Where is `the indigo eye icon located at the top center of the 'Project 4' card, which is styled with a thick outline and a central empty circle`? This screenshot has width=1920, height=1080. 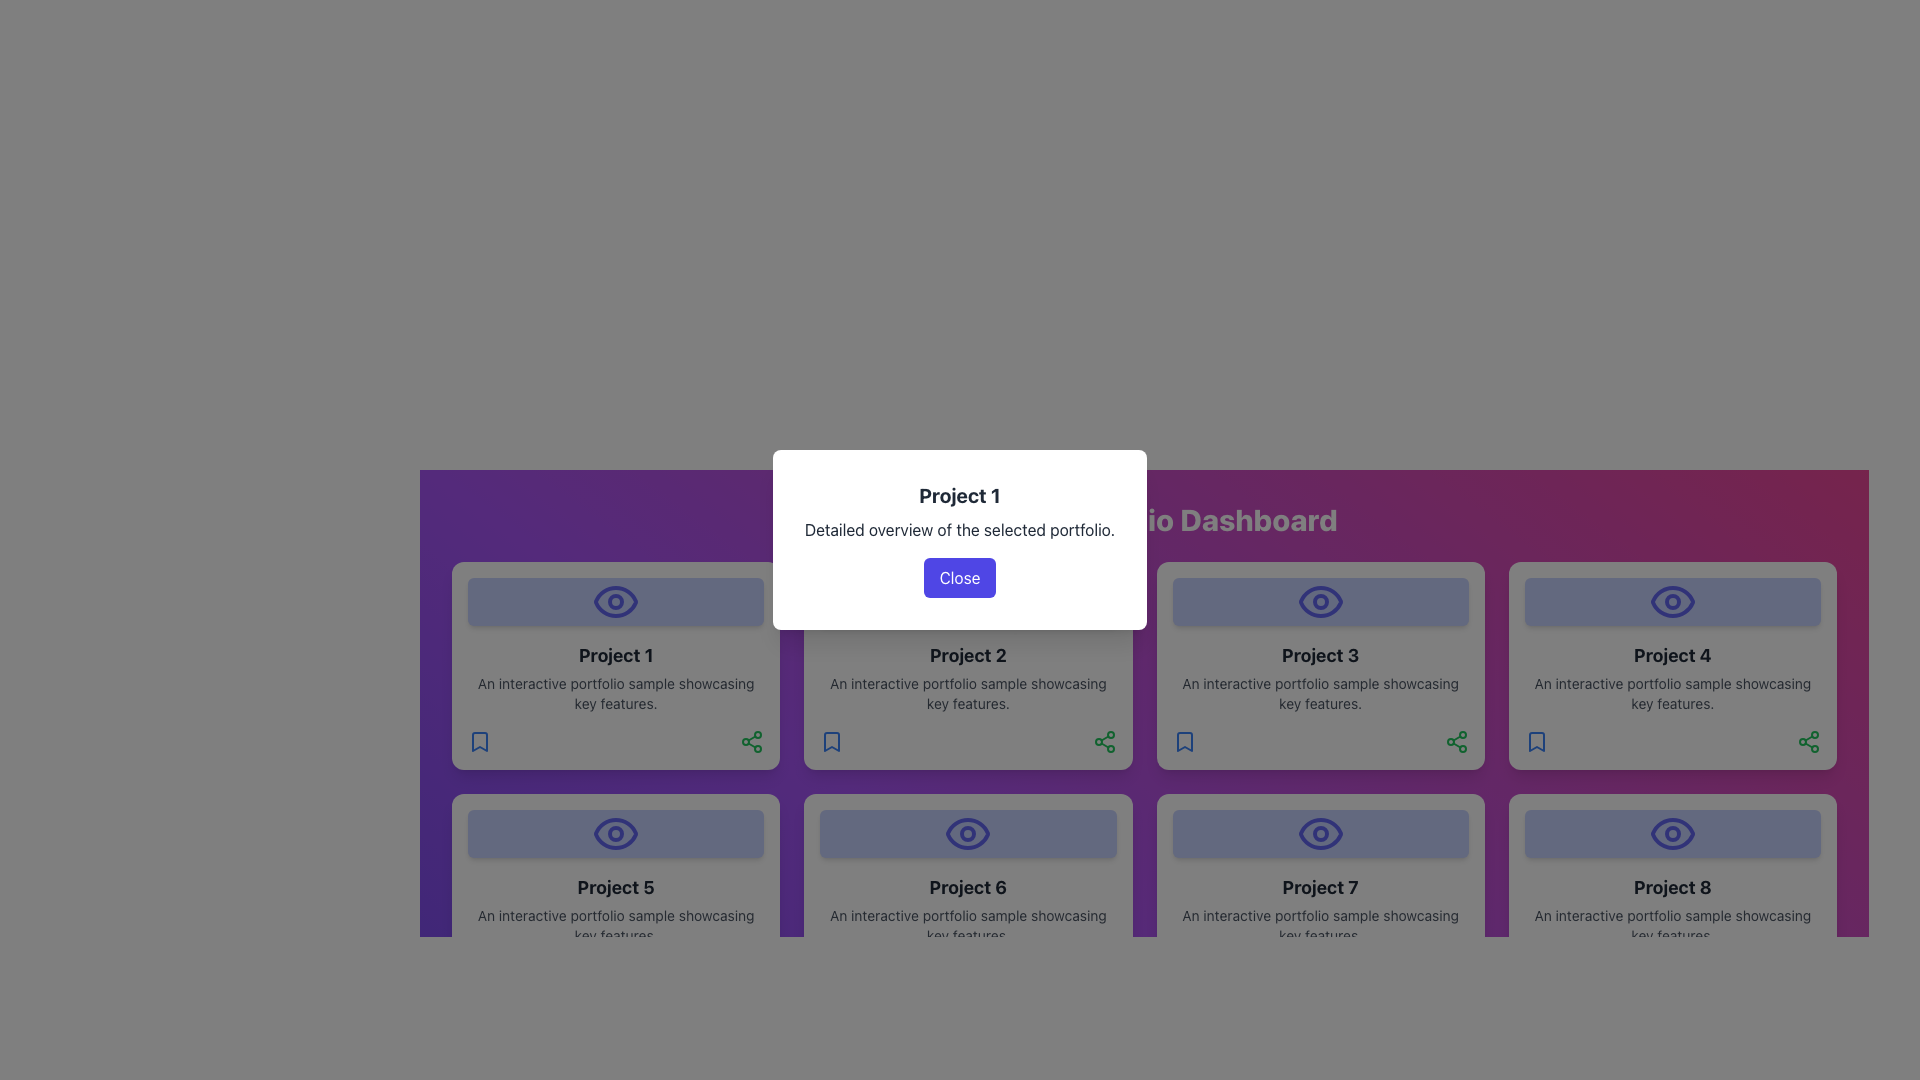 the indigo eye icon located at the top center of the 'Project 4' card, which is styled with a thick outline and a central empty circle is located at coordinates (1672, 600).